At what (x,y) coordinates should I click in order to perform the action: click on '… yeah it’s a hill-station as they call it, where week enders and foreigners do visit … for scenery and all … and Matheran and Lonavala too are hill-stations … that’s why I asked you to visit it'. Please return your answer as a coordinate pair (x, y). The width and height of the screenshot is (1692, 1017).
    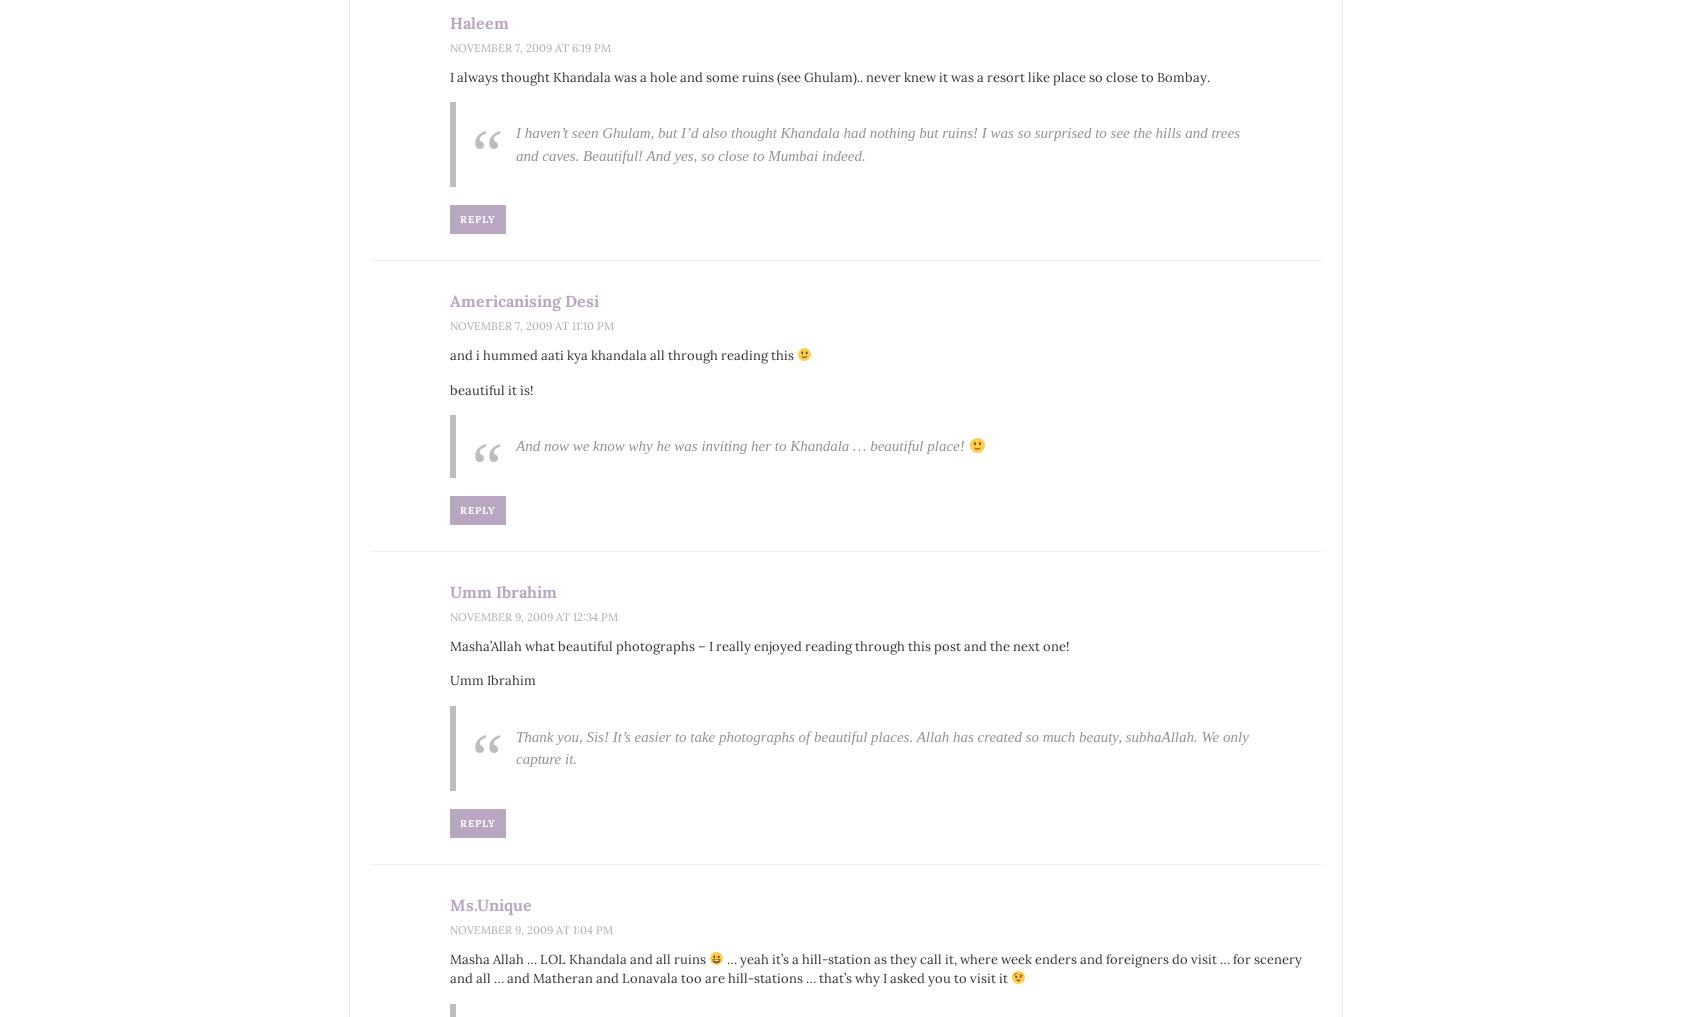
    Looking at the image, I should click on (874, 968).